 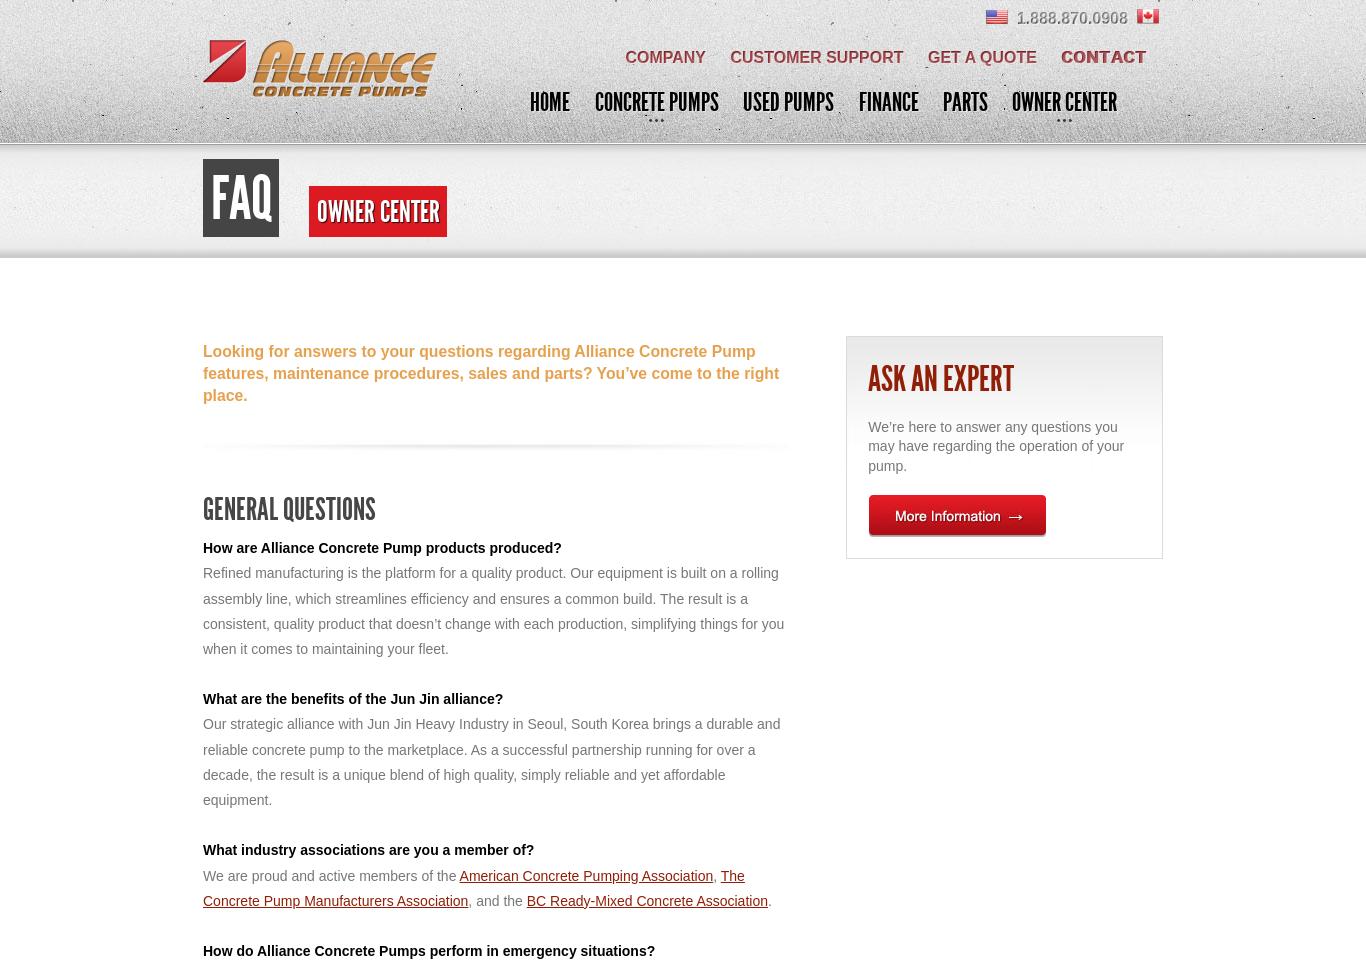 What do you see at coordinates (713, 875) in the screenshot?
I see `','` at bounding box center [713, 875].